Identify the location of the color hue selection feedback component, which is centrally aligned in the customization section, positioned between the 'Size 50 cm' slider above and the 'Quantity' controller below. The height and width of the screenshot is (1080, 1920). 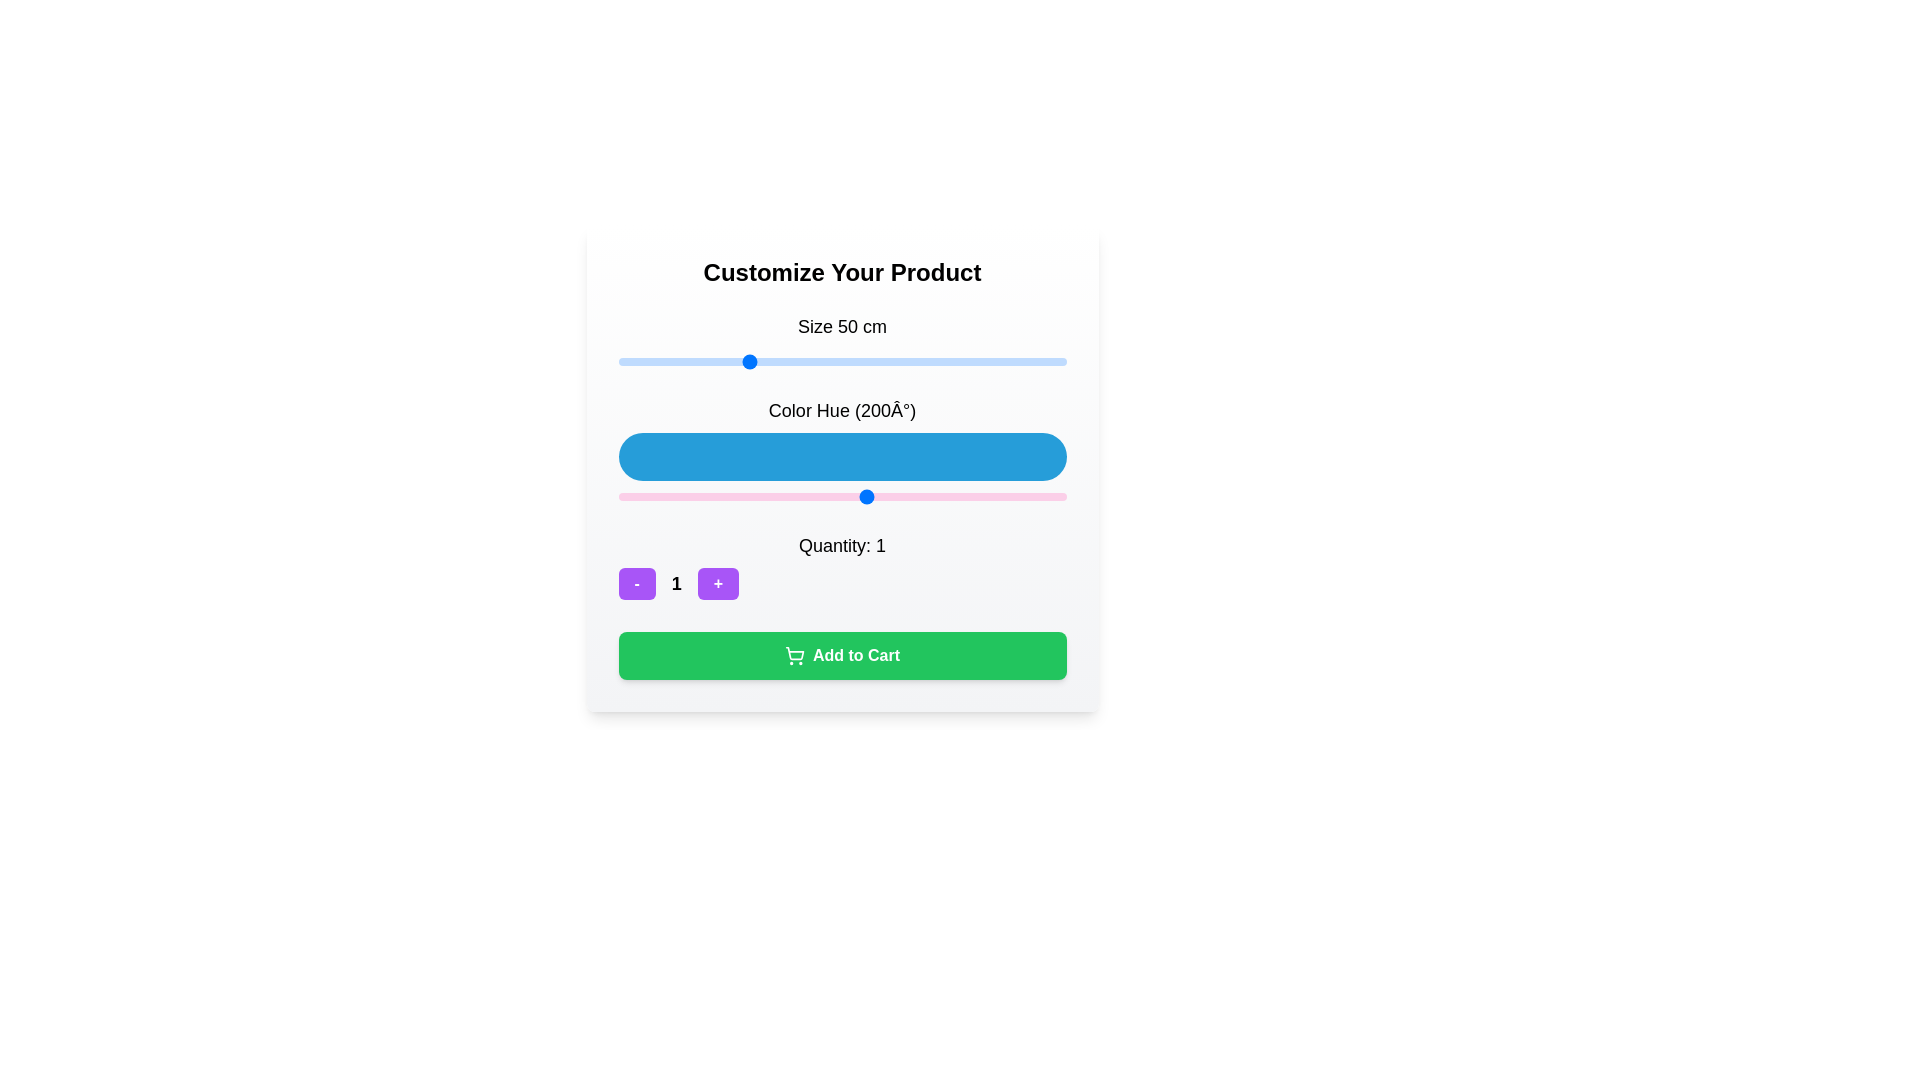
(842, 456).